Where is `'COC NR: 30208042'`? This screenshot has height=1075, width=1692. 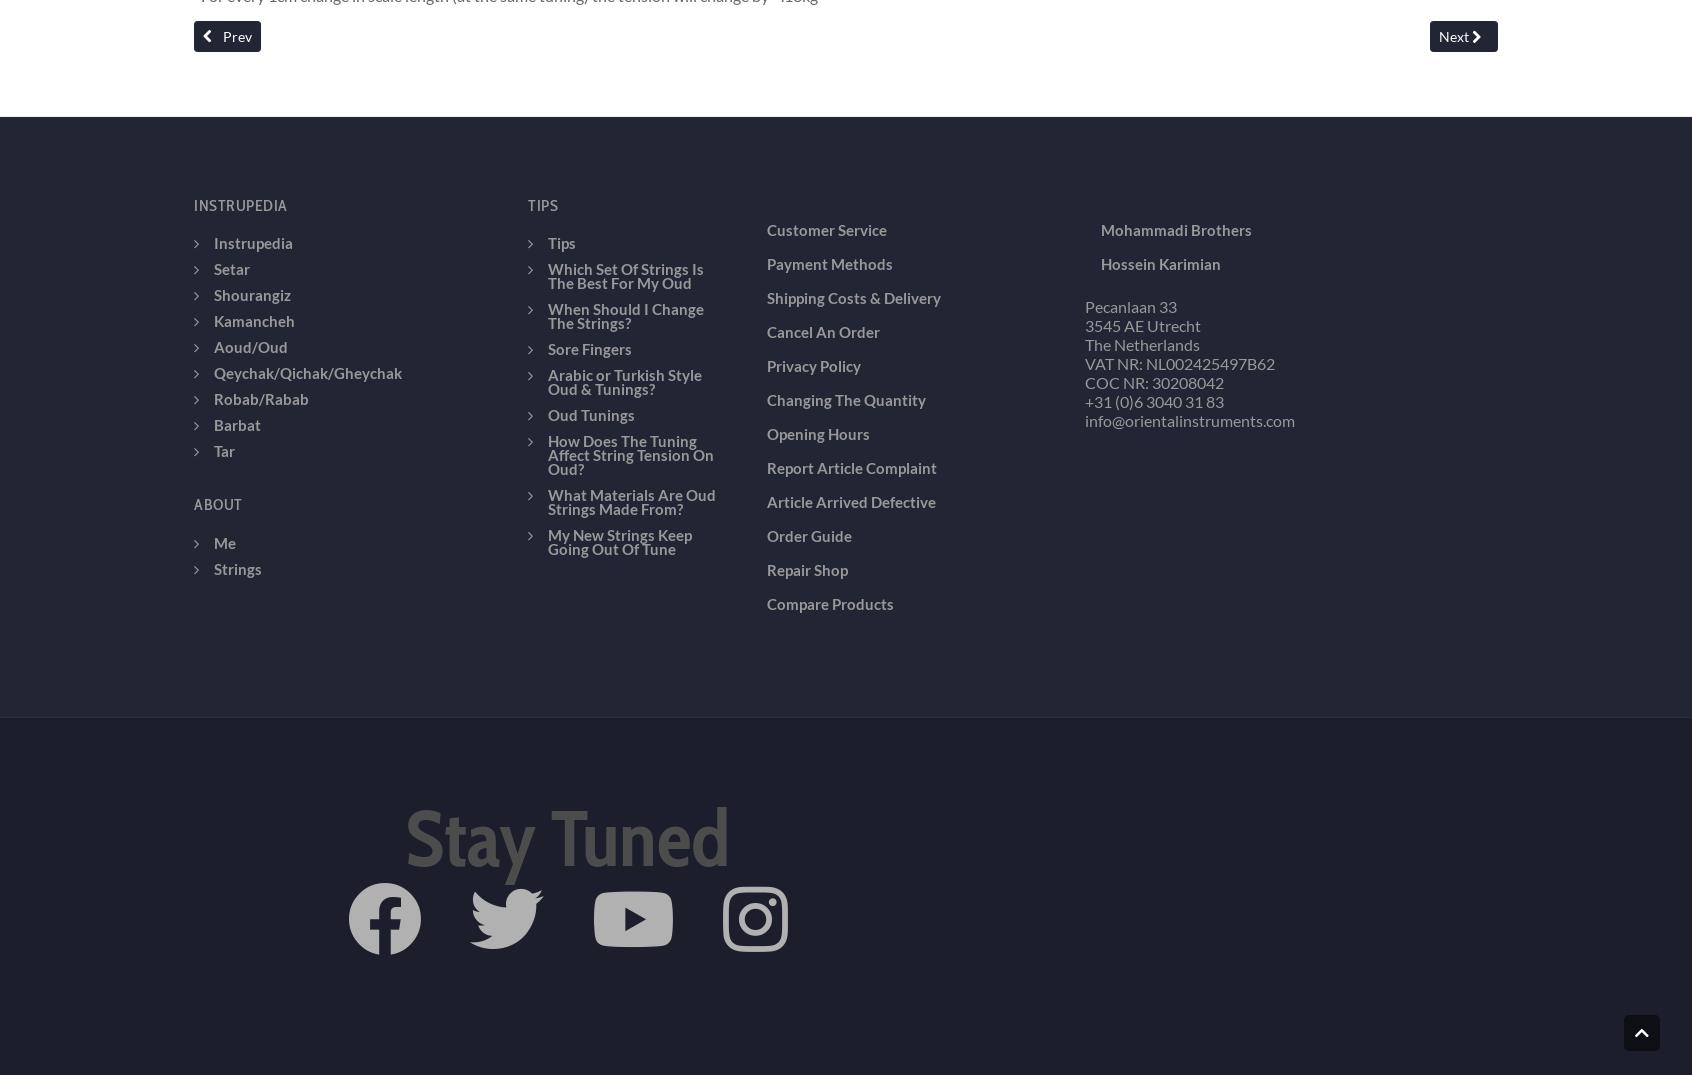 'COC NR: 30208042' is located at coordinates (1152, 238).